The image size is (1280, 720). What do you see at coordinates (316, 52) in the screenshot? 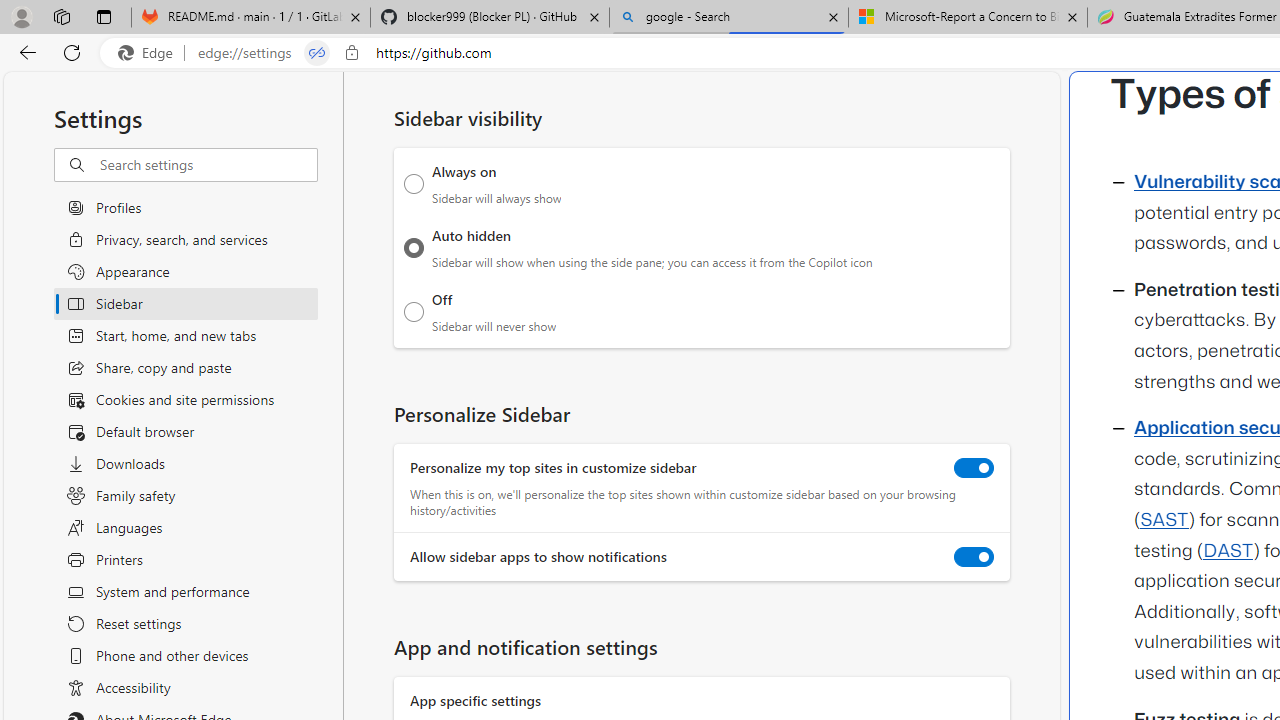
I see `'Tabs in split screen'` at bounding box center [316, 52].